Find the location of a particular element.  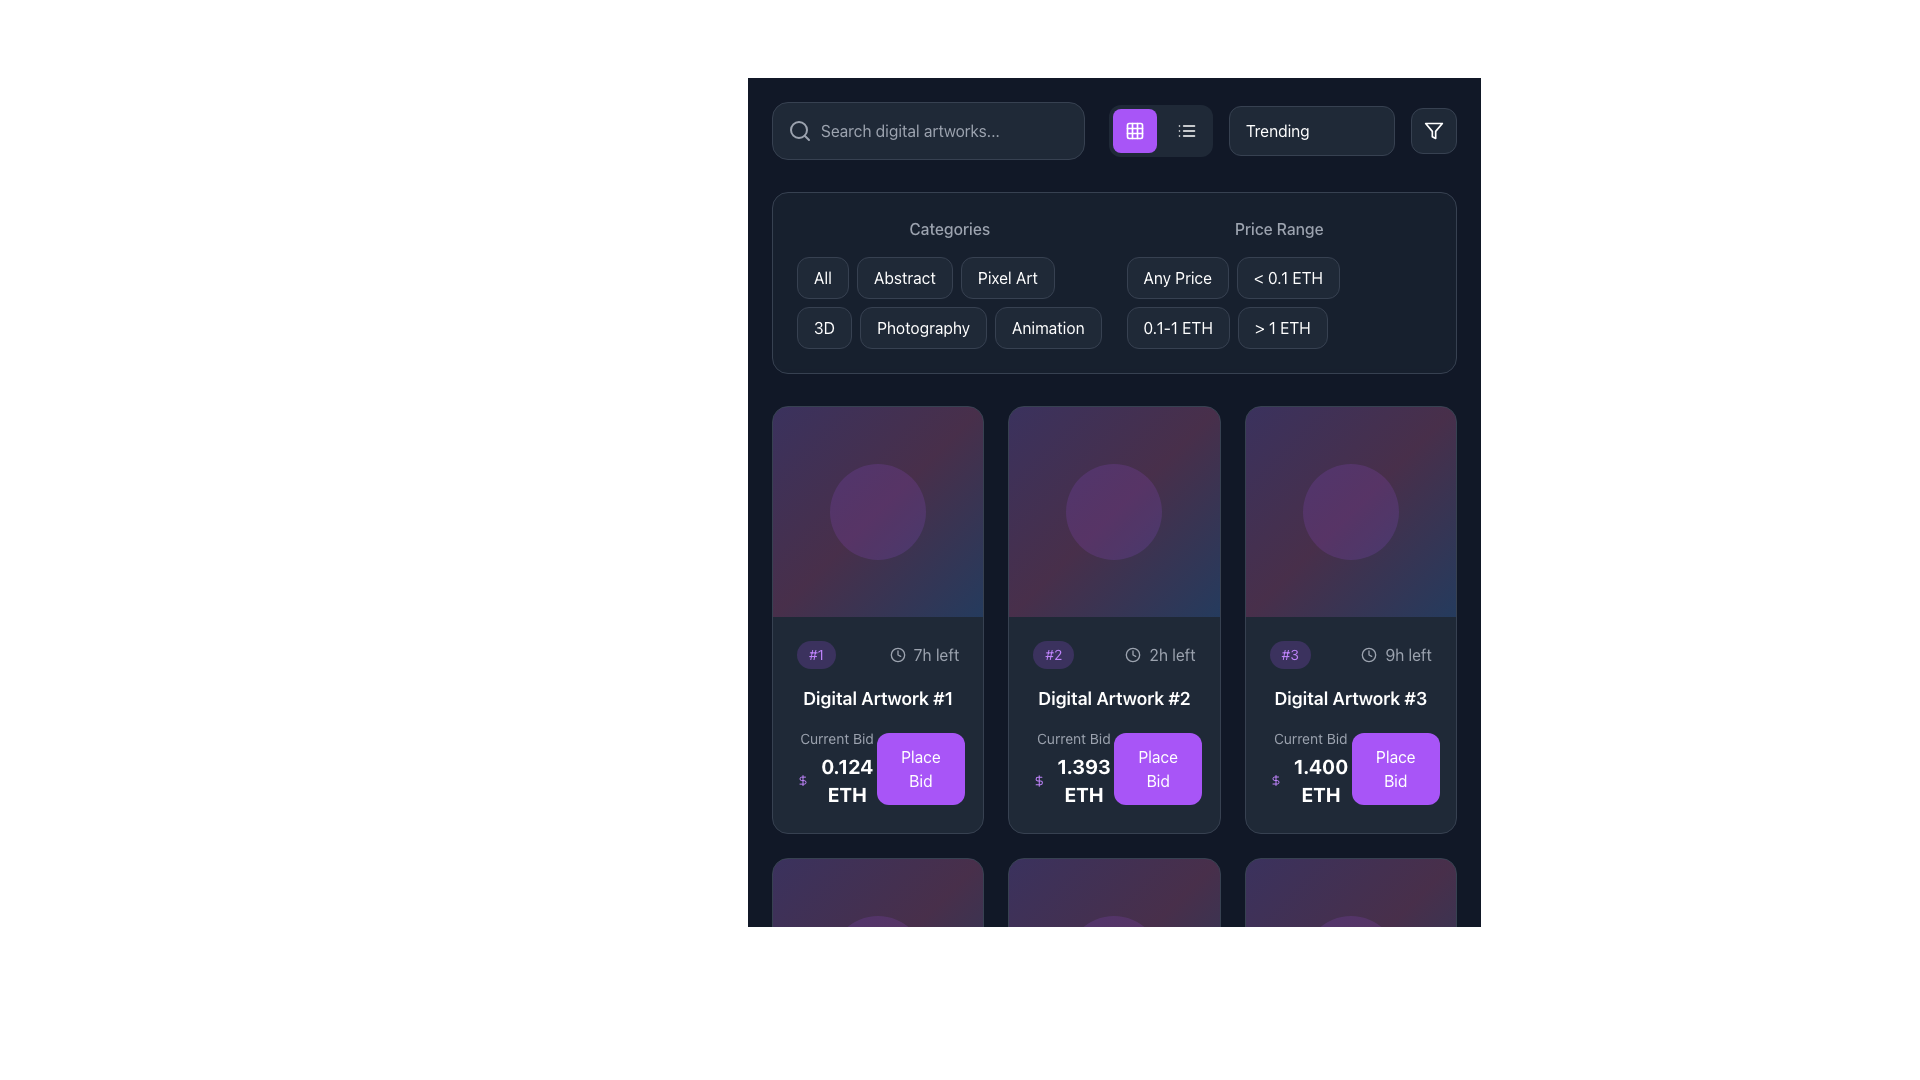

the heart-shaped SVG component, which serves as a favorite or like button located at the bottom of the layout within the last row of artwork cards is located at coordinates (1186, 891).